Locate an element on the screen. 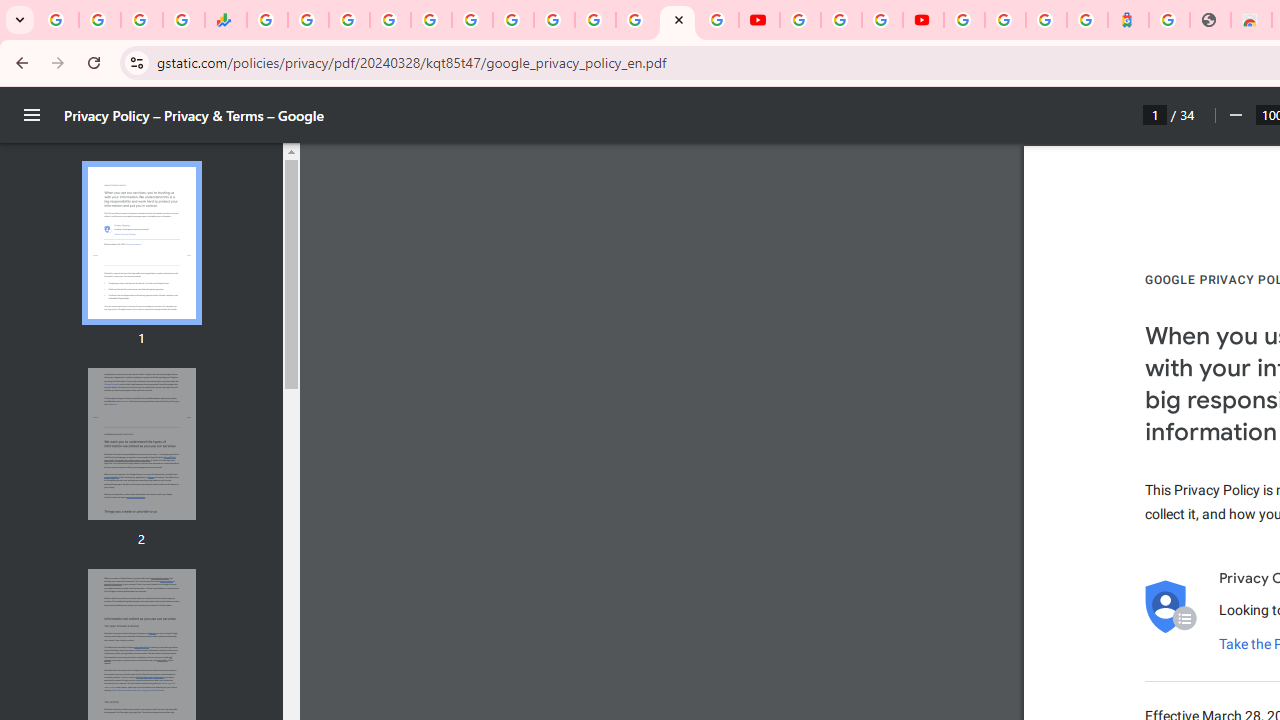 Image resolution: width=1280 pixels, height=720 pixels. 'YouTube' is located at coordinates (800, 20).